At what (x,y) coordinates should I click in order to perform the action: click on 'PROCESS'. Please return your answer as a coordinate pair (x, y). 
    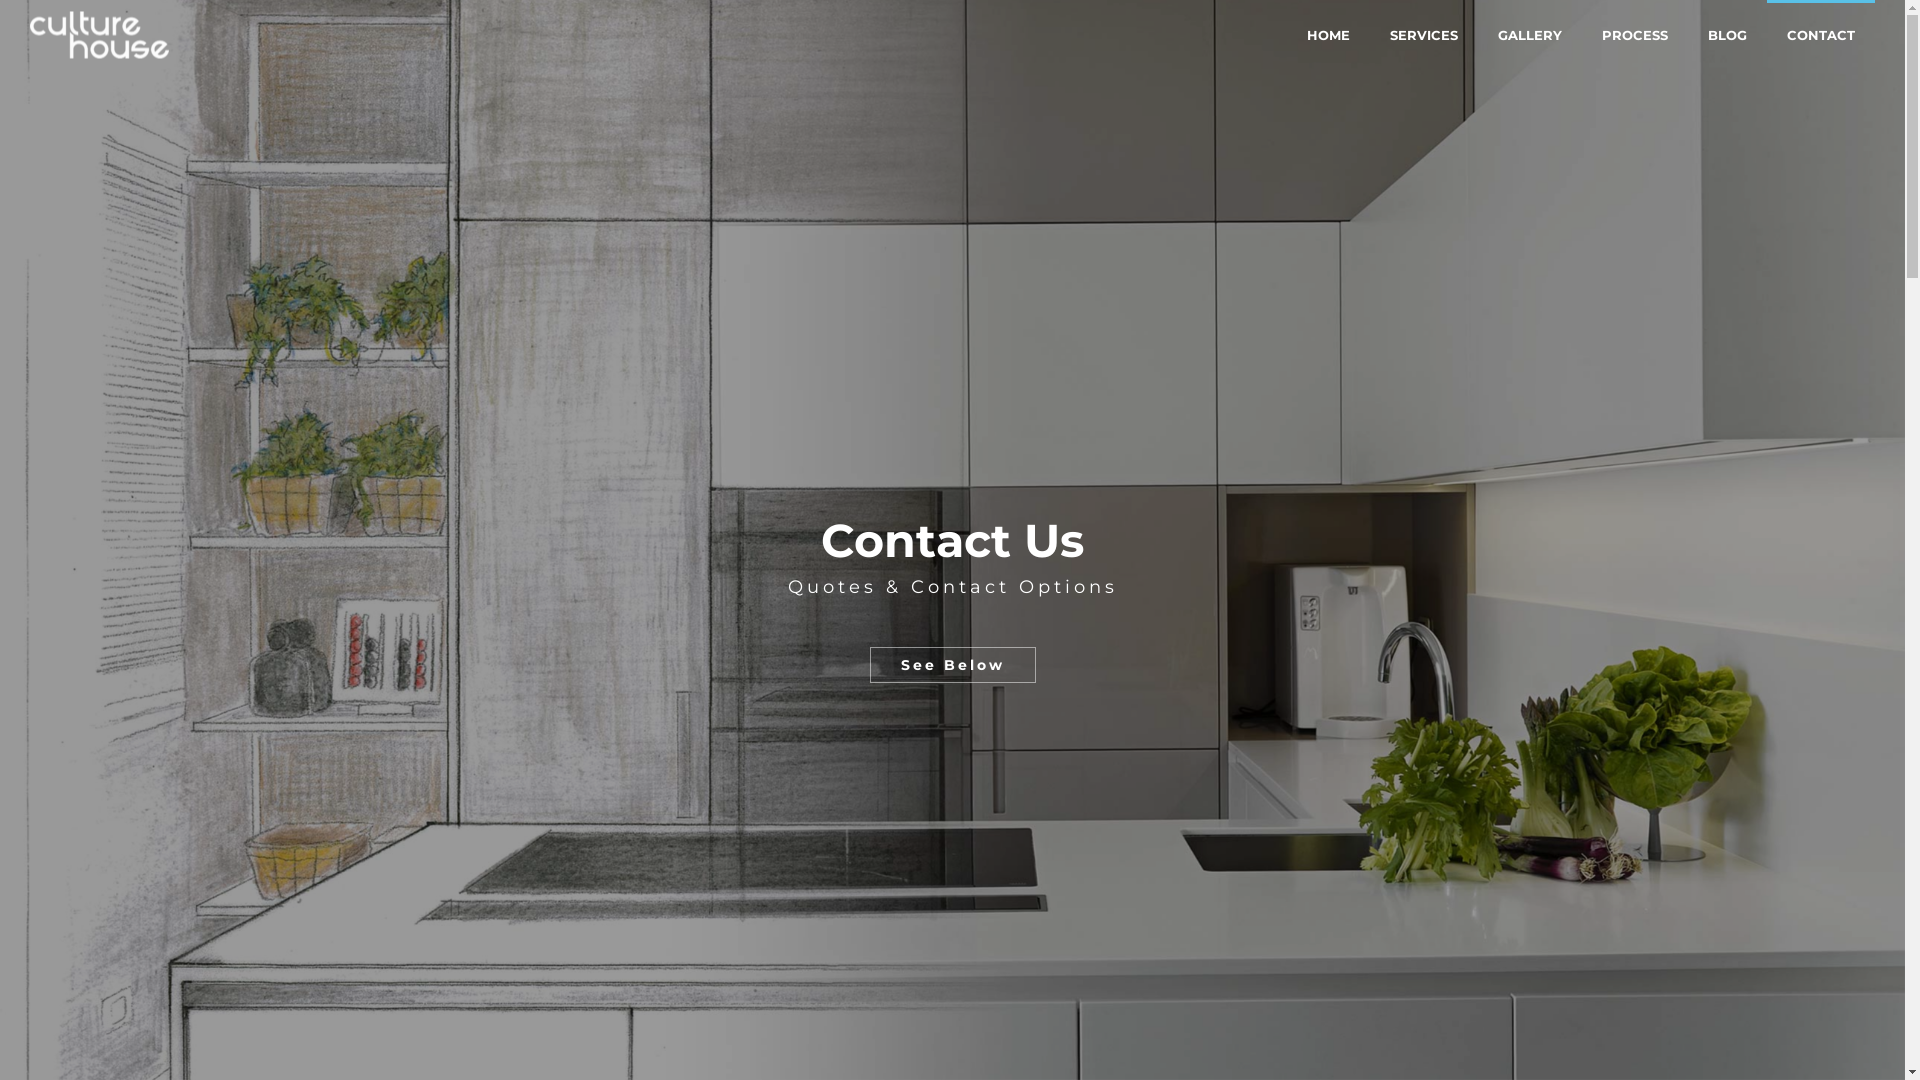
    Looking at the image, I should click on (1635, 34).